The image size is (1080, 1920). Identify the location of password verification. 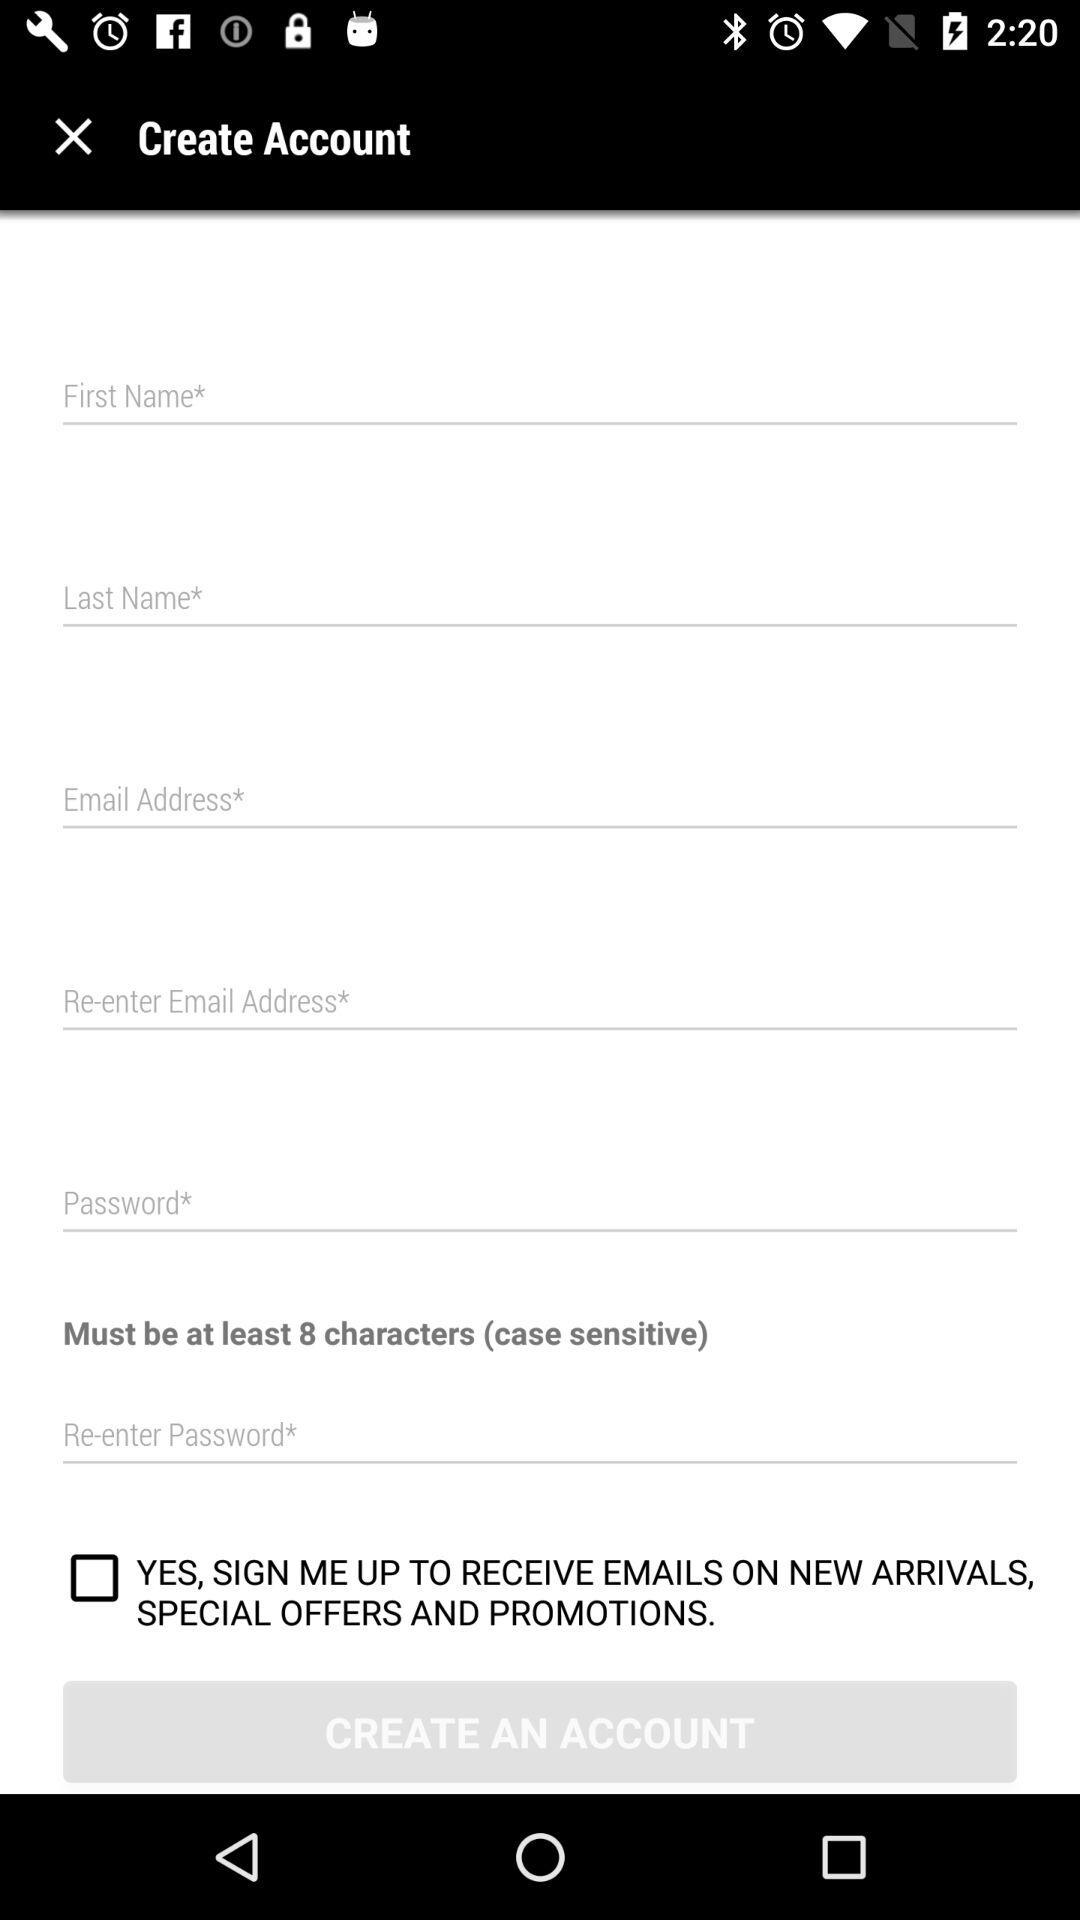
(540, 1434).